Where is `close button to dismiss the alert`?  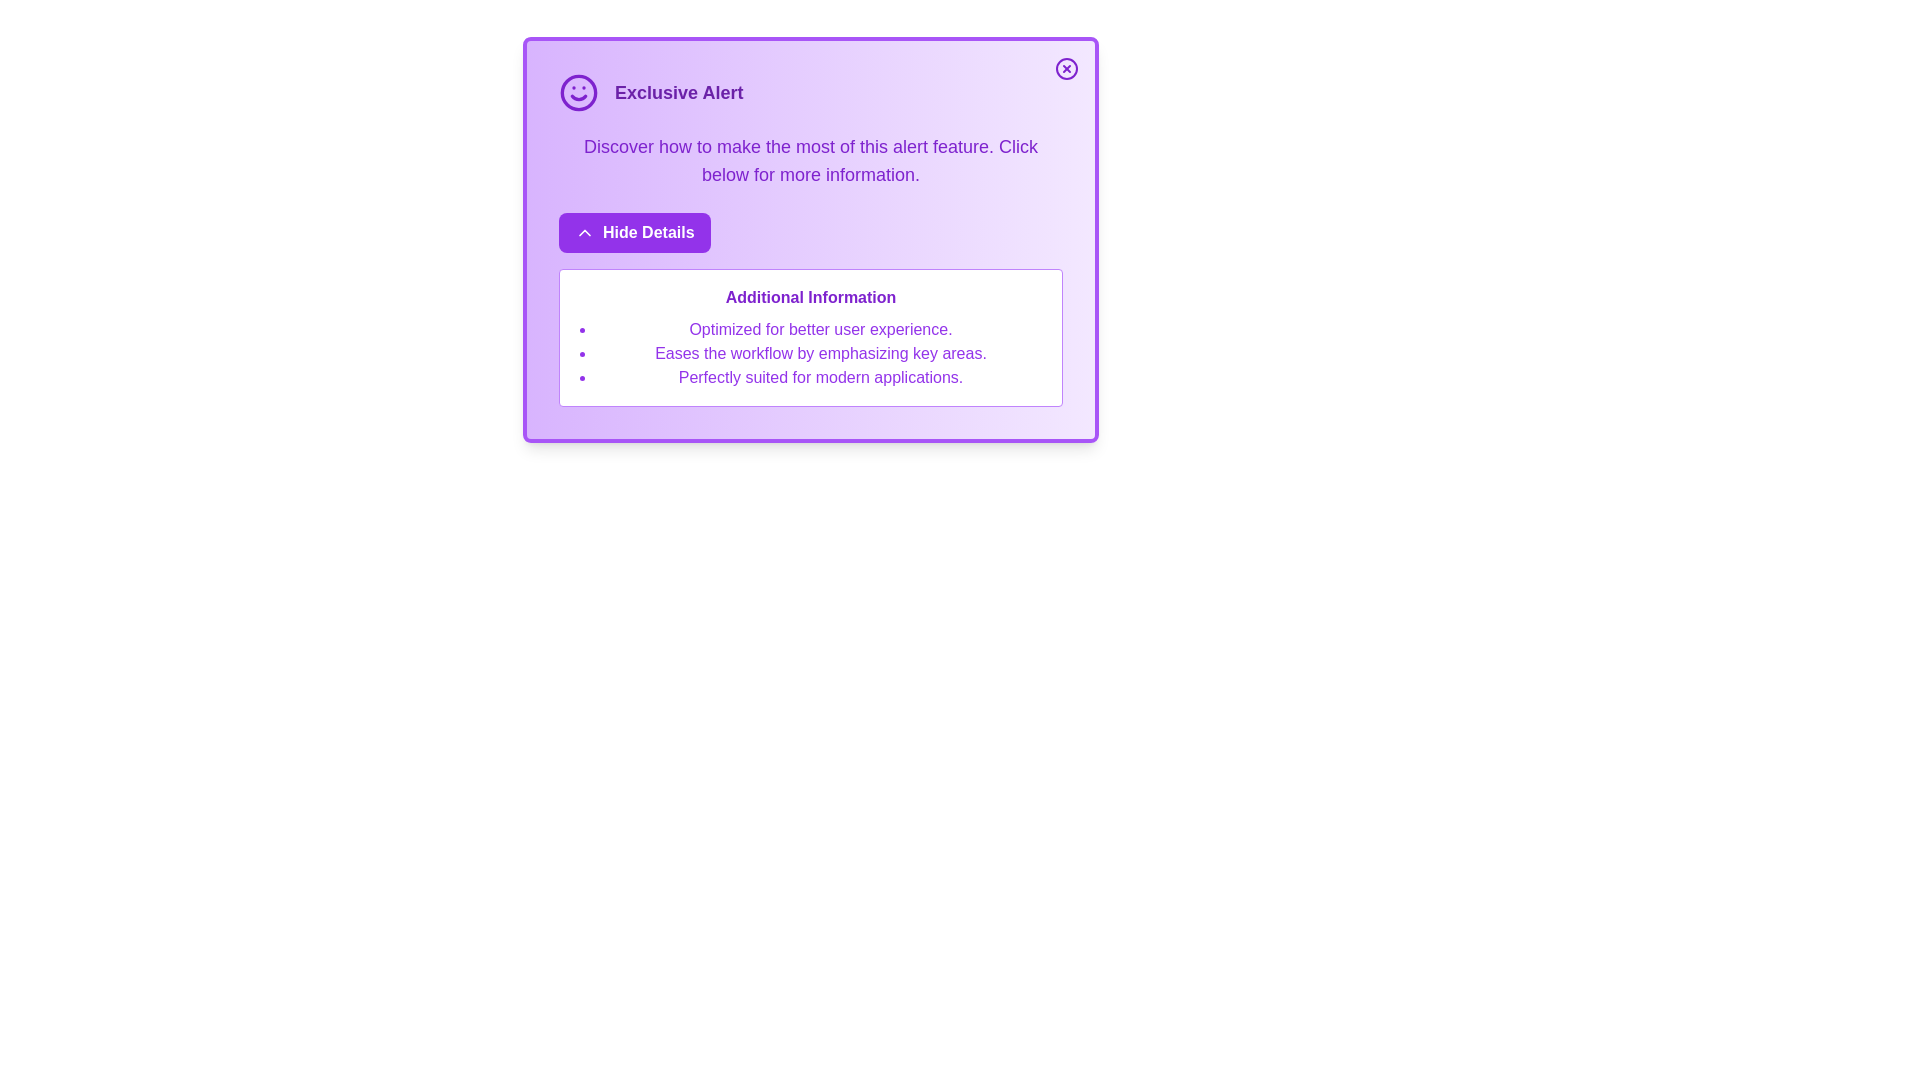 close button to dismiss the alert is located at coordinates (1065, 68).